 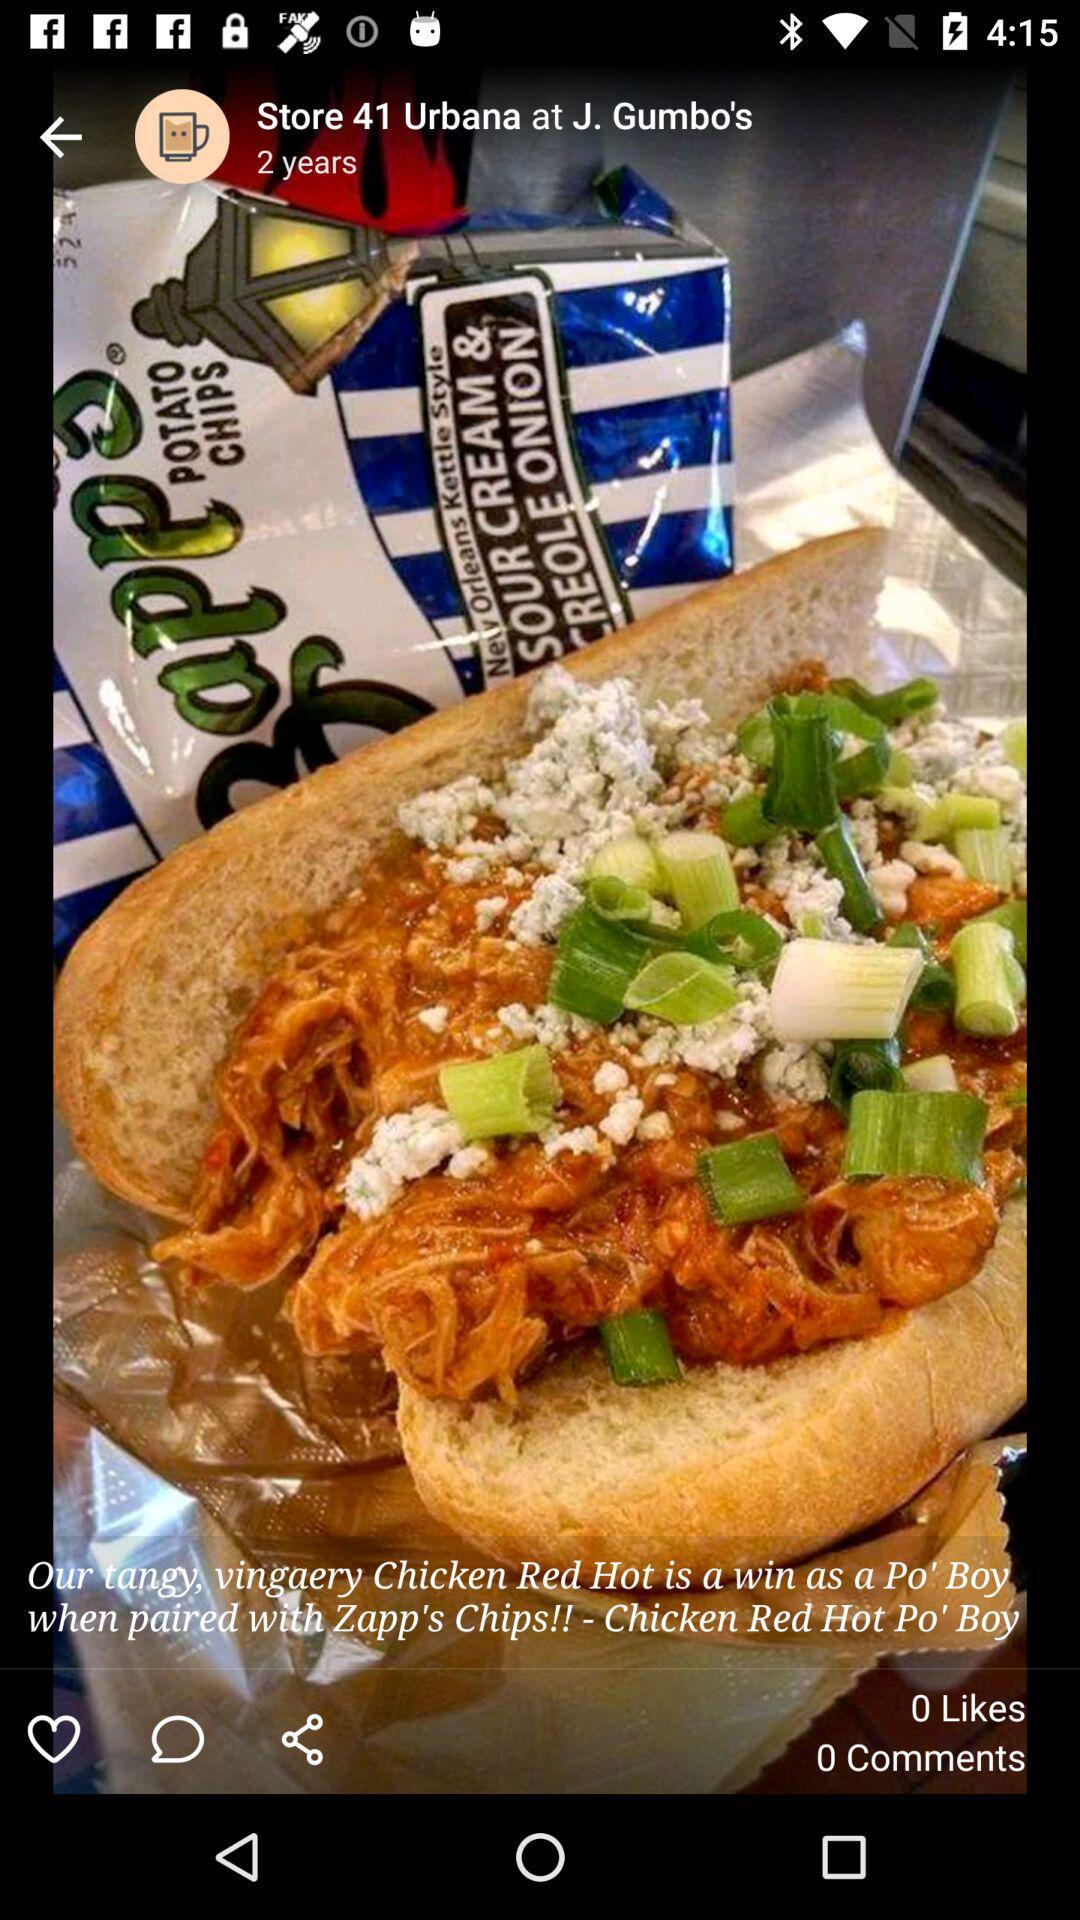 I want to click on item above our tangy vingaery item, so click(x=182, y=135).